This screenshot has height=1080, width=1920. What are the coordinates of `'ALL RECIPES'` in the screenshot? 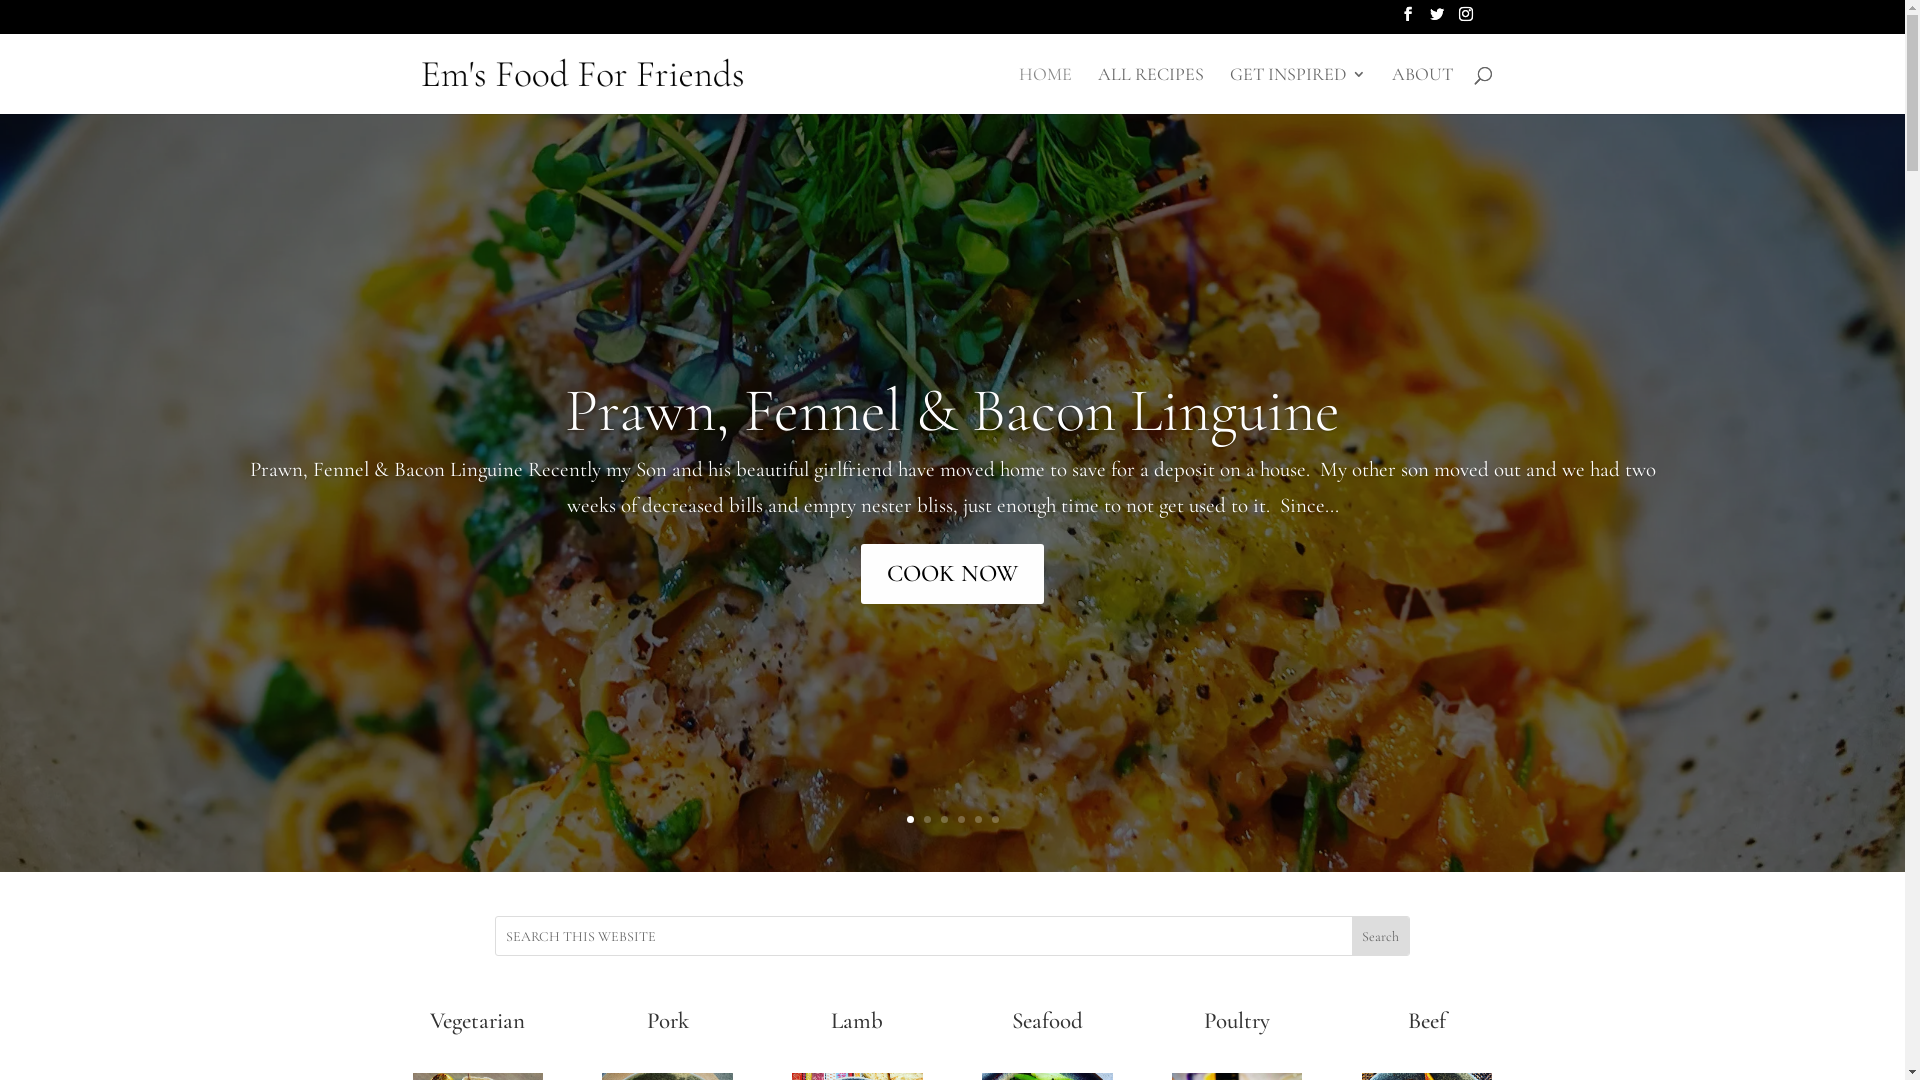 It's located at (1097, 88).